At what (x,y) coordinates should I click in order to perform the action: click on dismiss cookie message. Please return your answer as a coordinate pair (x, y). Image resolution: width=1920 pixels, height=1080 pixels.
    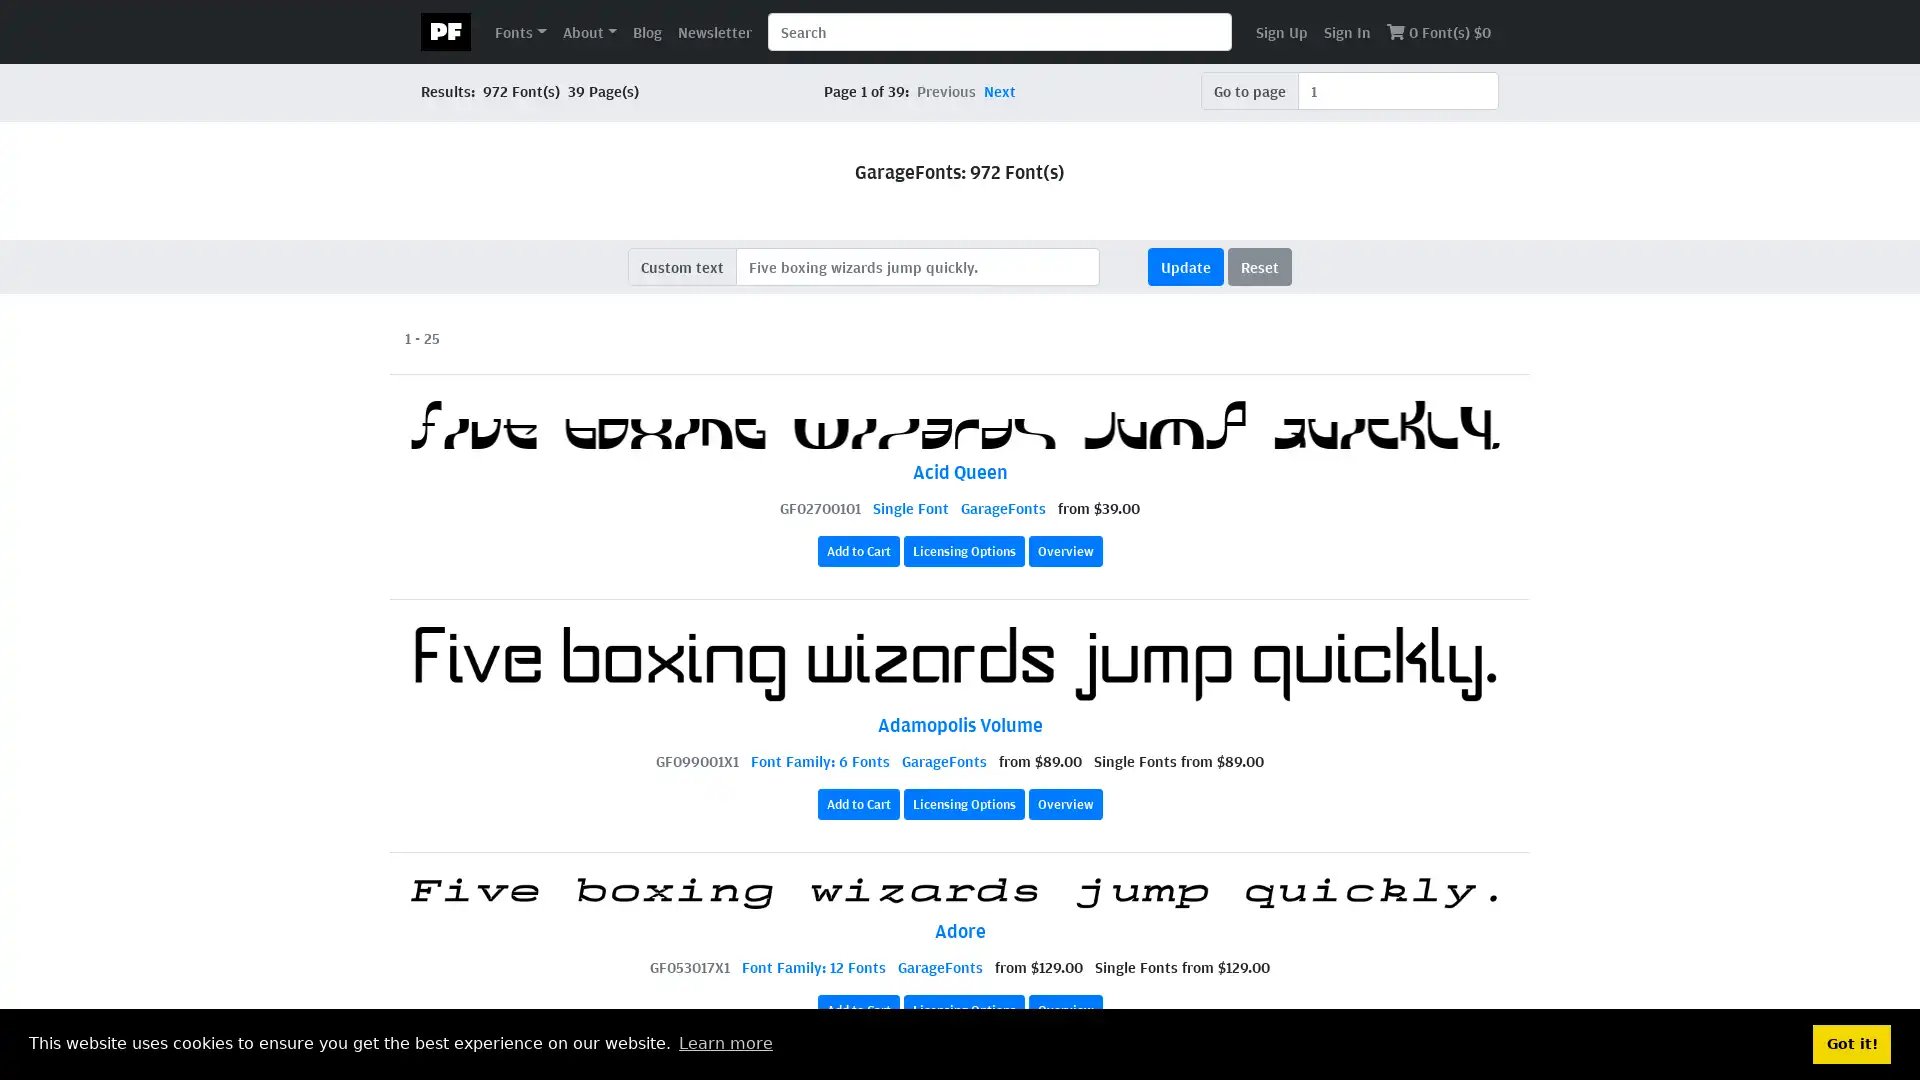
    Looking at the image, I should click on (1851, 1043).